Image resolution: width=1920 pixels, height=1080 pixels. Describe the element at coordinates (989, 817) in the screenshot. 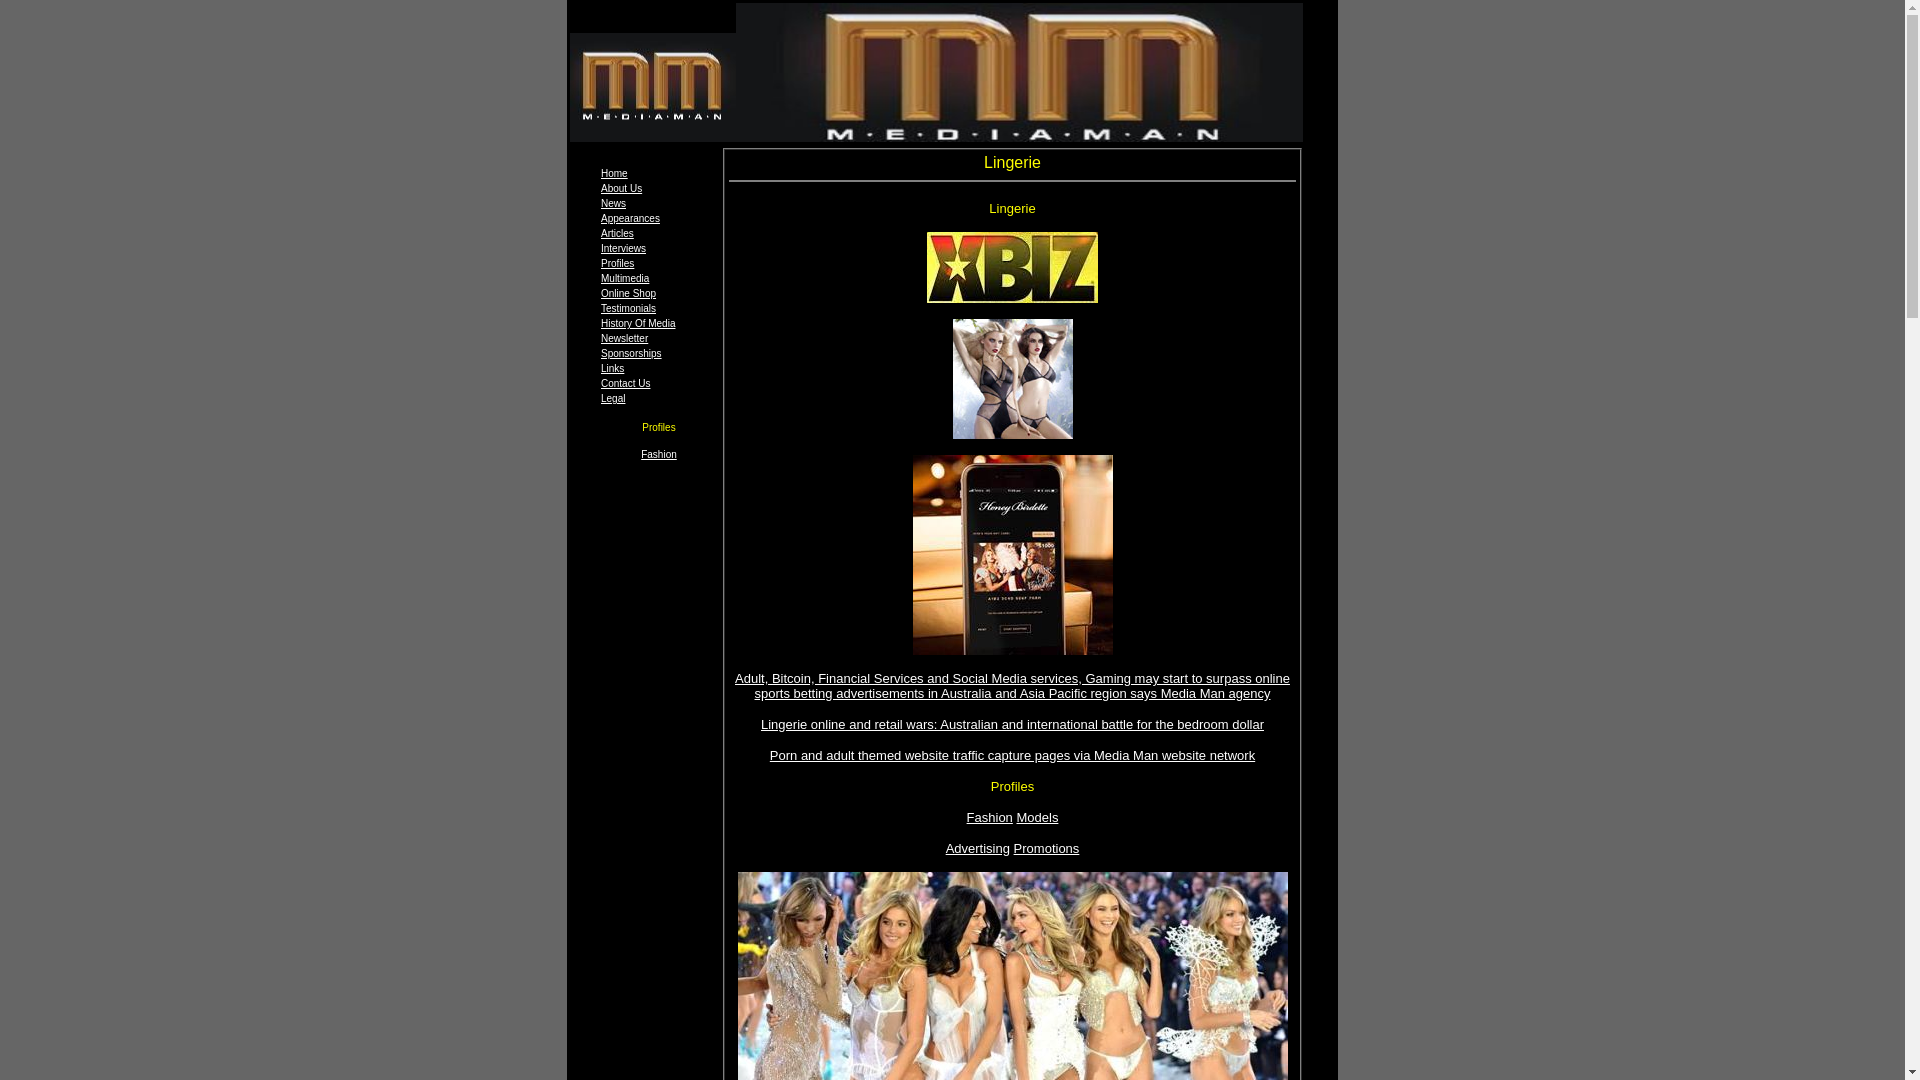

I see `'Fashion'` at that location.